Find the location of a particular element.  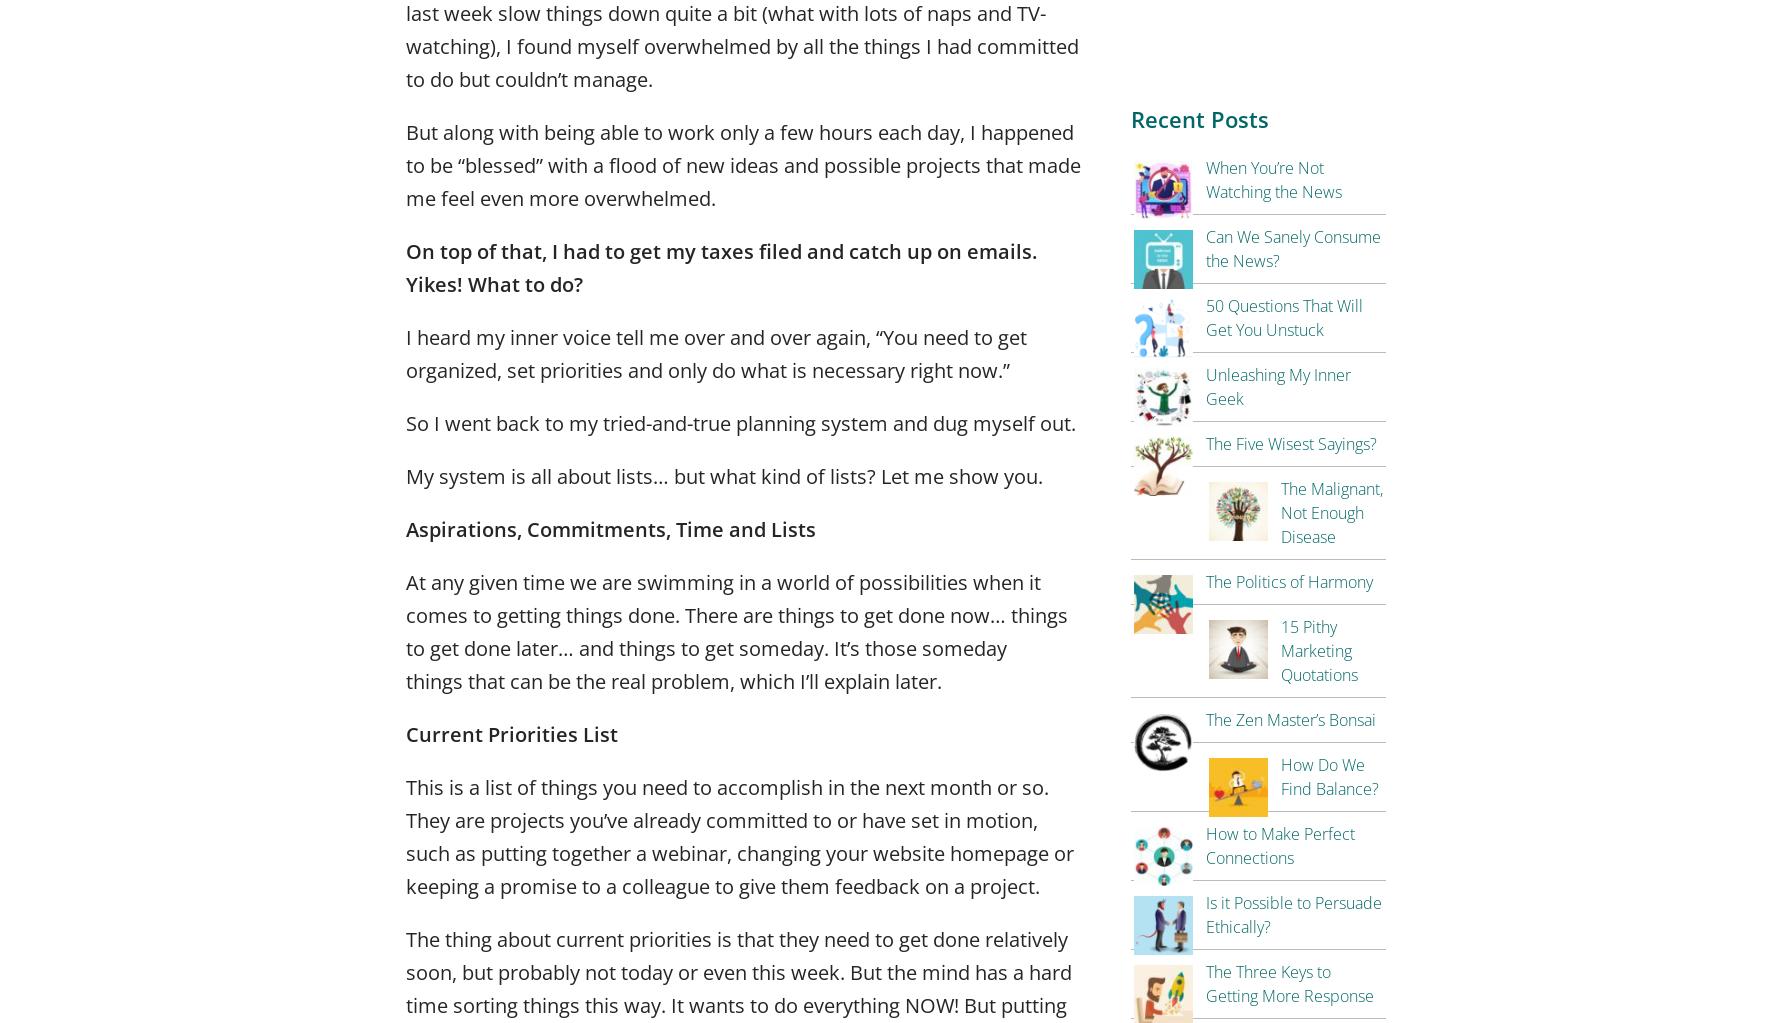

'But along with being able to work only a few hours each day, I happened to be “blessed” with a flood of new ideas and possible projects that made me feel even more overwhelmed.' is located at coordinates (743, 164).